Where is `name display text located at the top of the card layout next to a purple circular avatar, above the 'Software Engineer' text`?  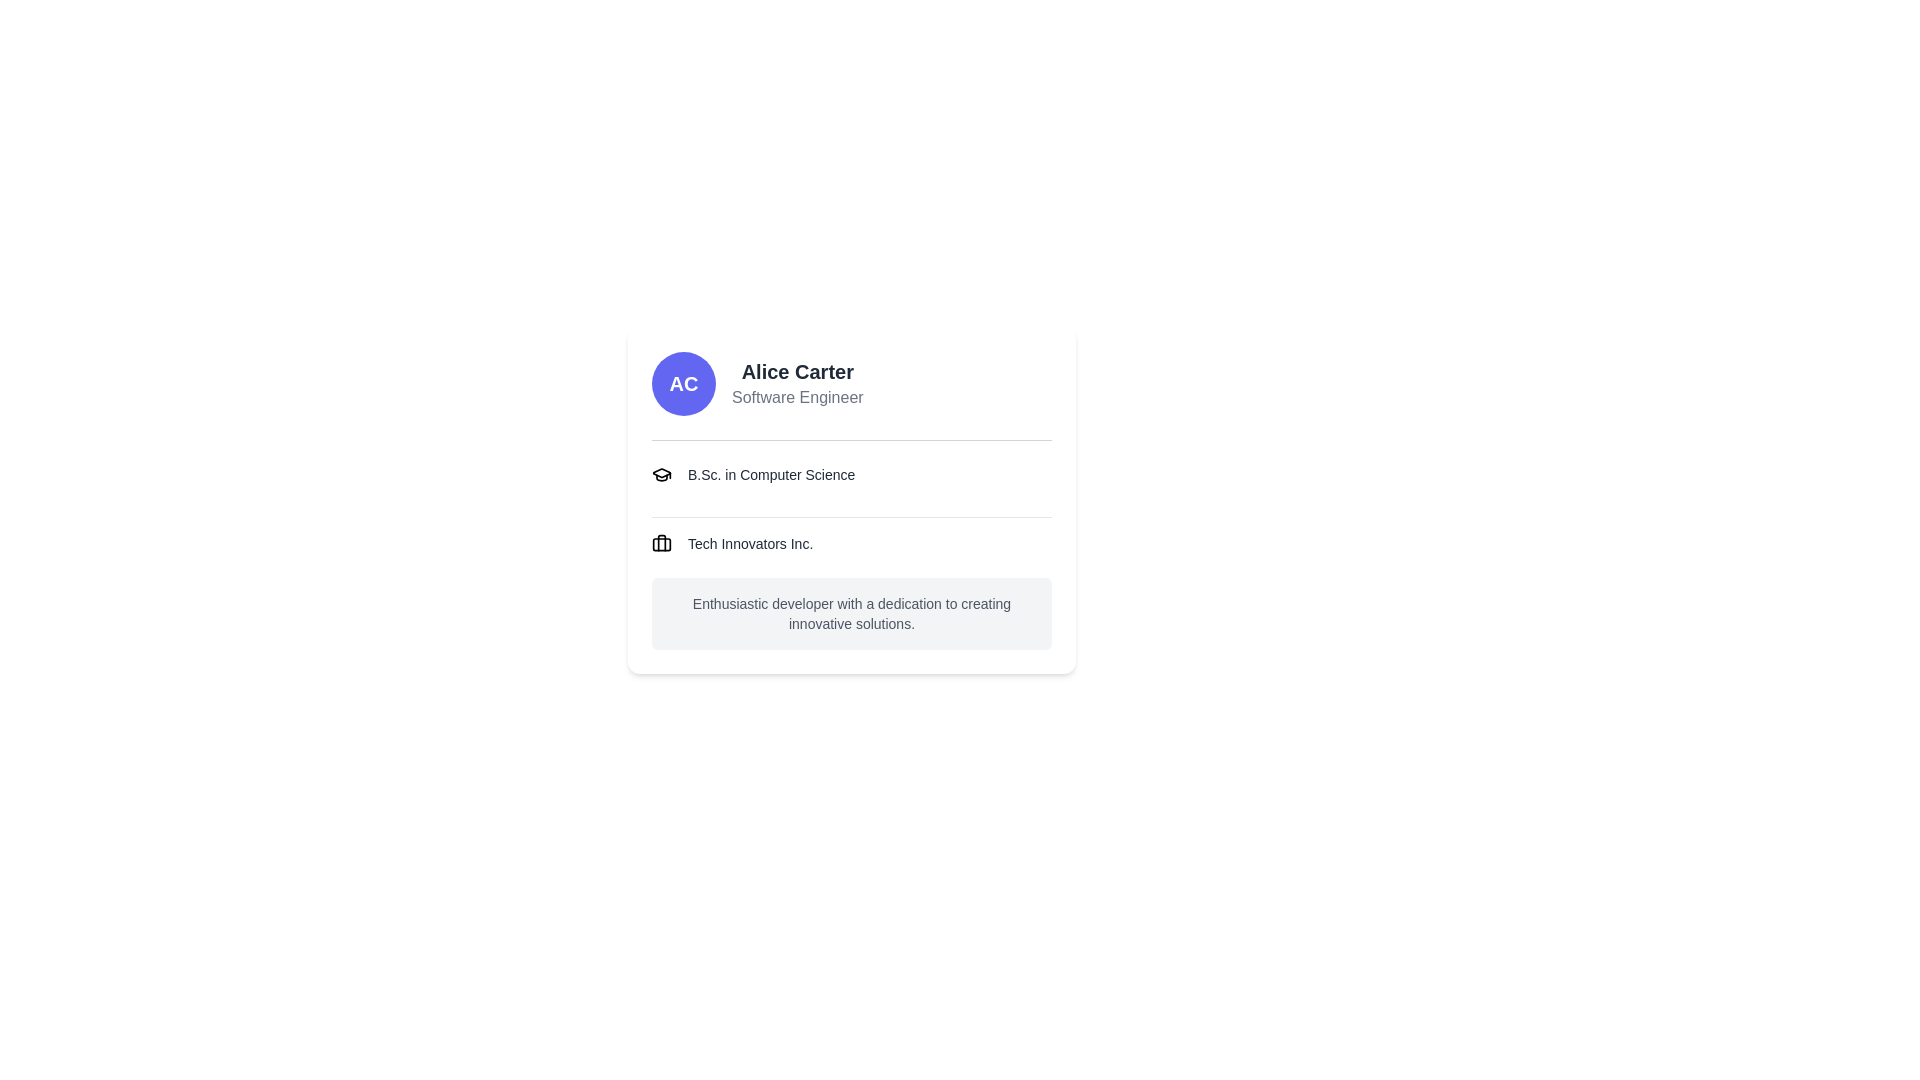
name display text located at the top of the card layout next to a purple circular avatar, above the 'Software Engineer' text is located at coordinates (796, 371).